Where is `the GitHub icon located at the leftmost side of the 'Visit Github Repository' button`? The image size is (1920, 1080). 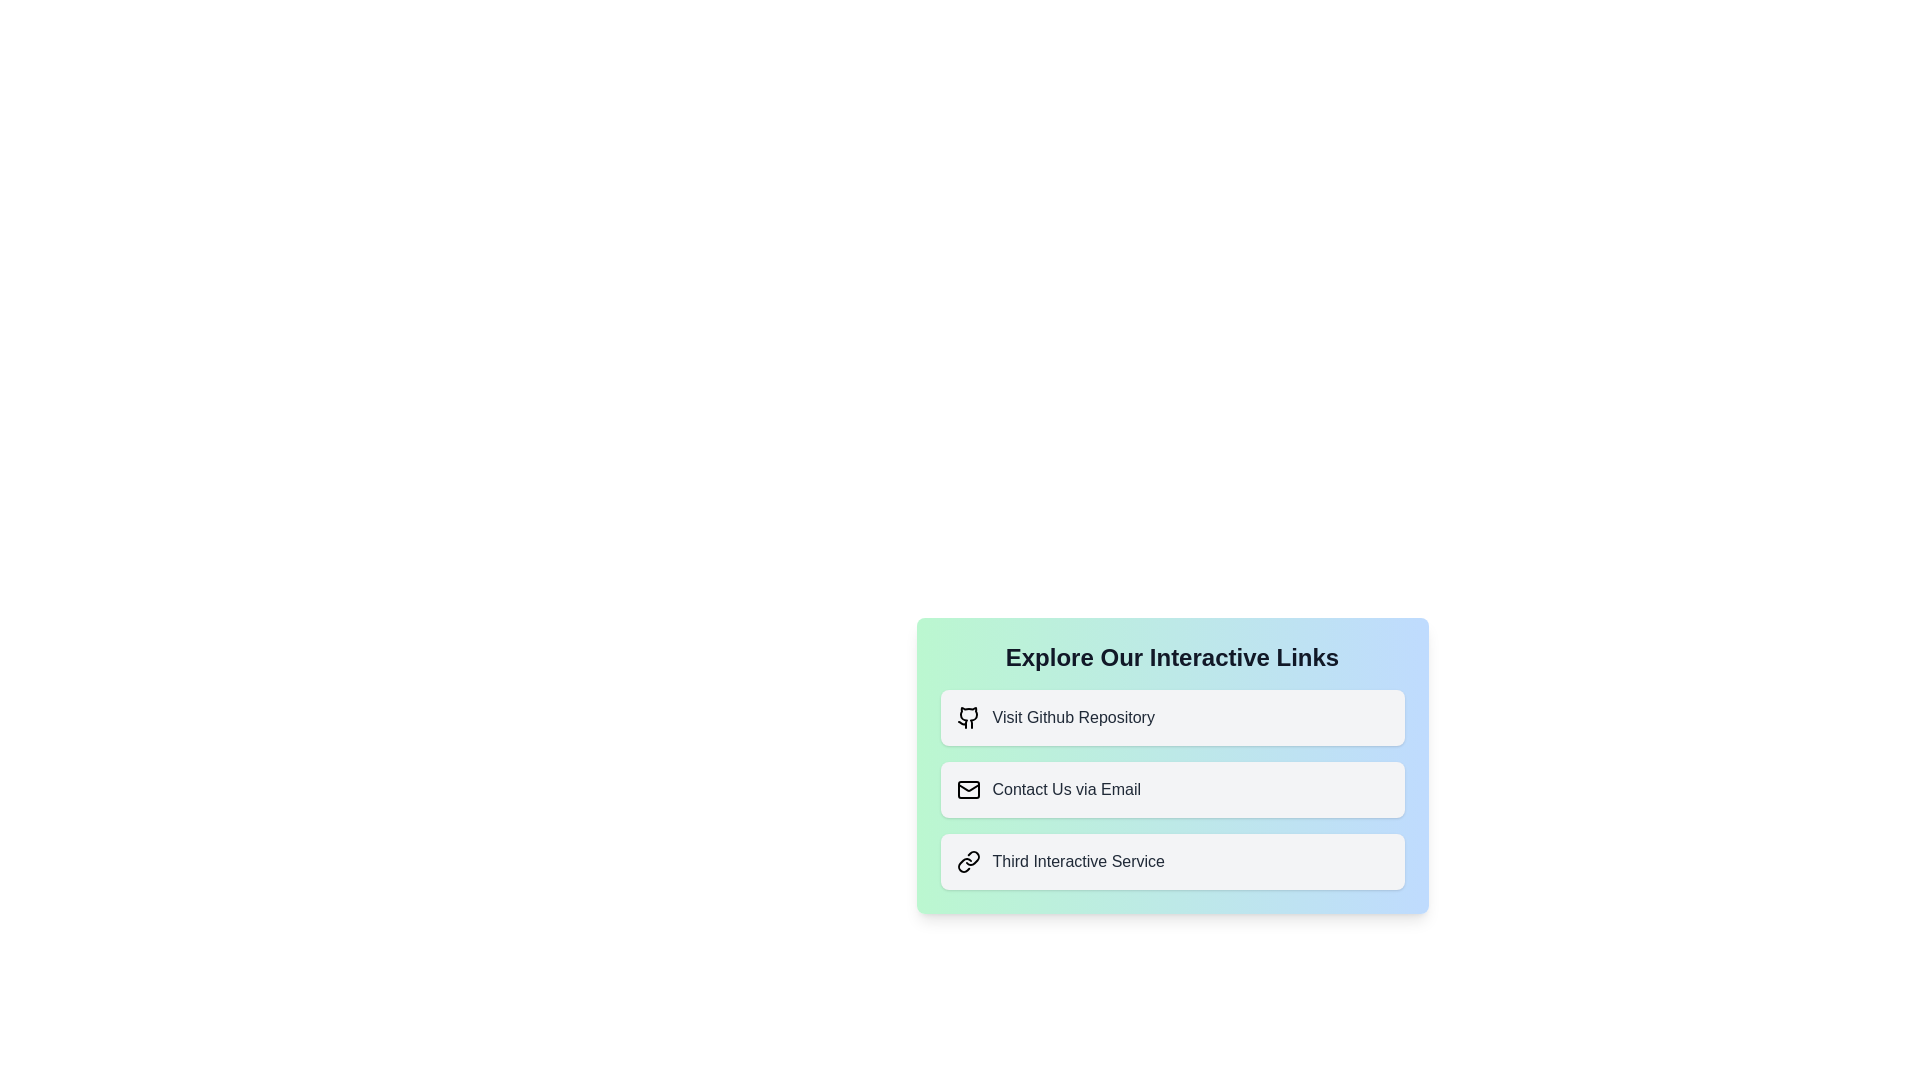
the GitHub icon located at the leftmost side of the 'Visit Github Repository' button is located at coordinates (968, 716).